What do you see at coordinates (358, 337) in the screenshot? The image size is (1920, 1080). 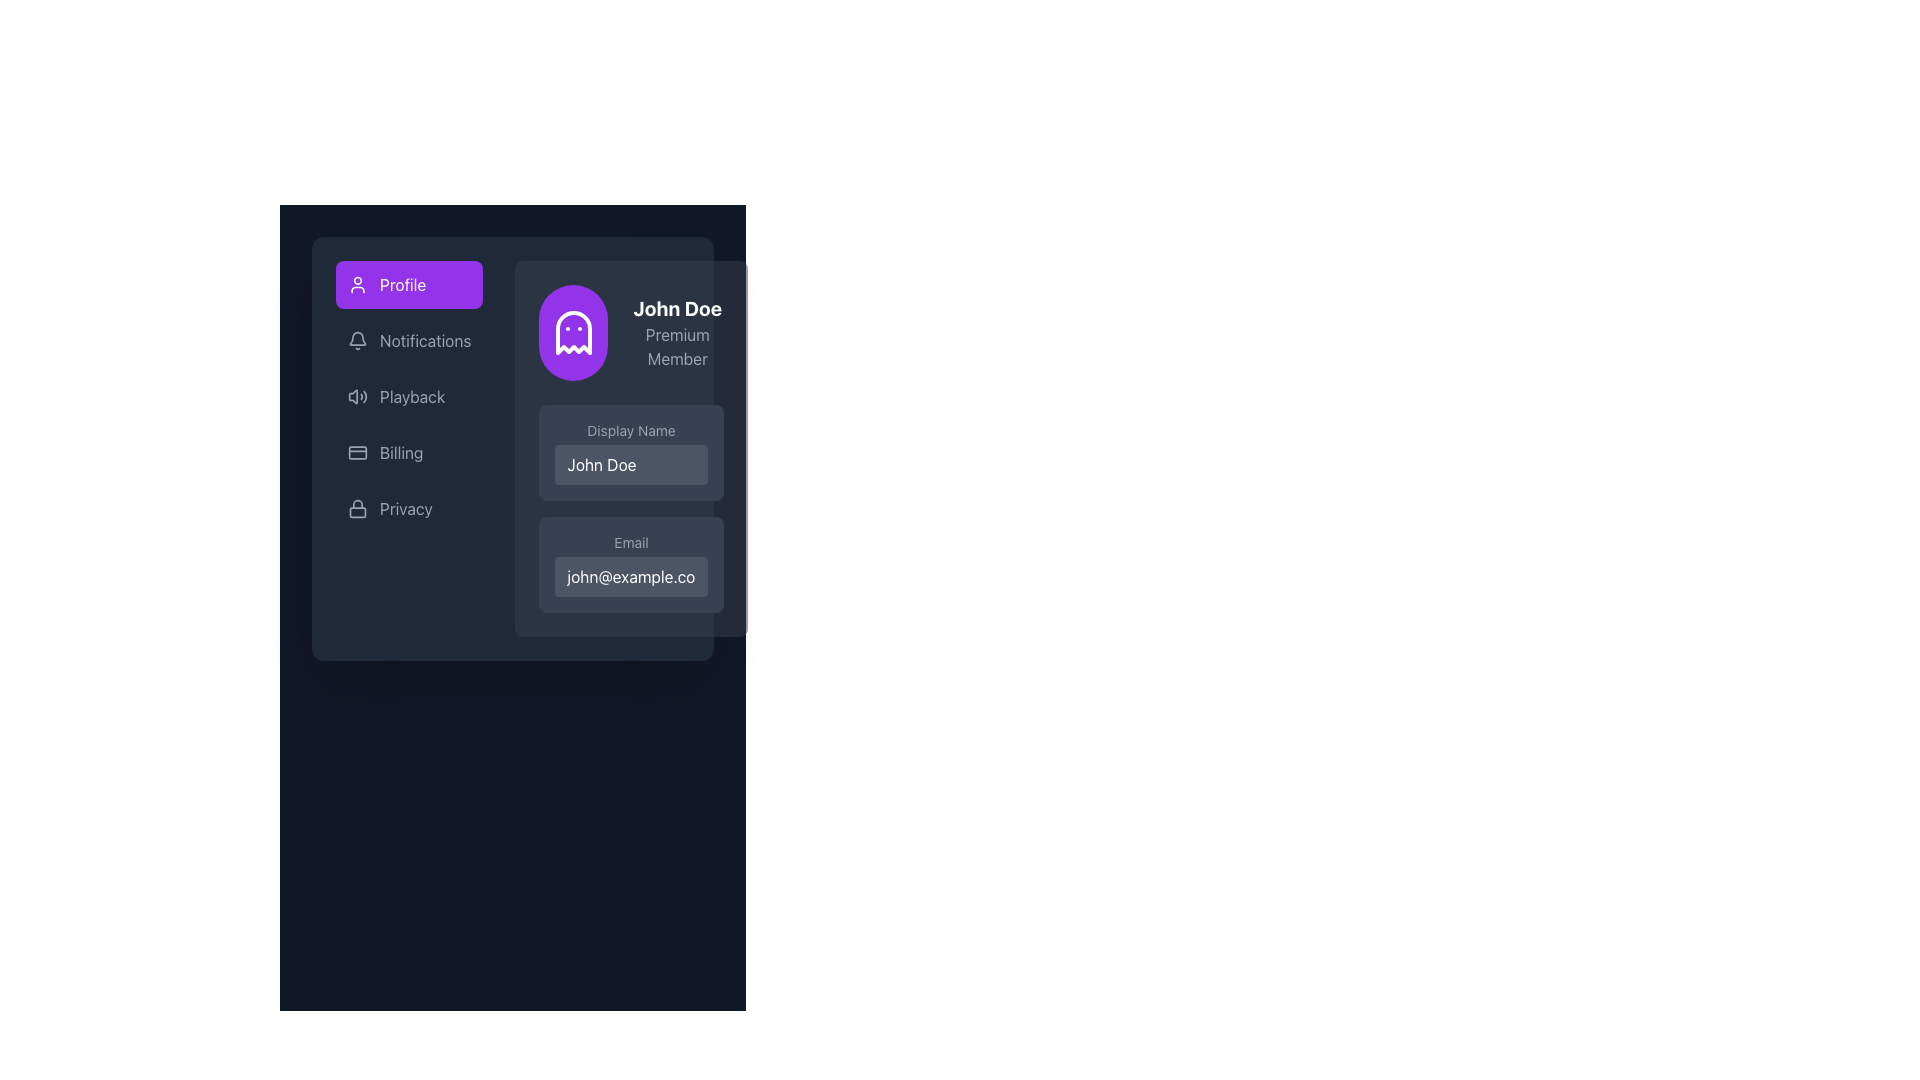 I see `the upper central portion of the bell icon in the sidebar menu, which is styled in a dark foreground color` at bounding box center [358, 337].